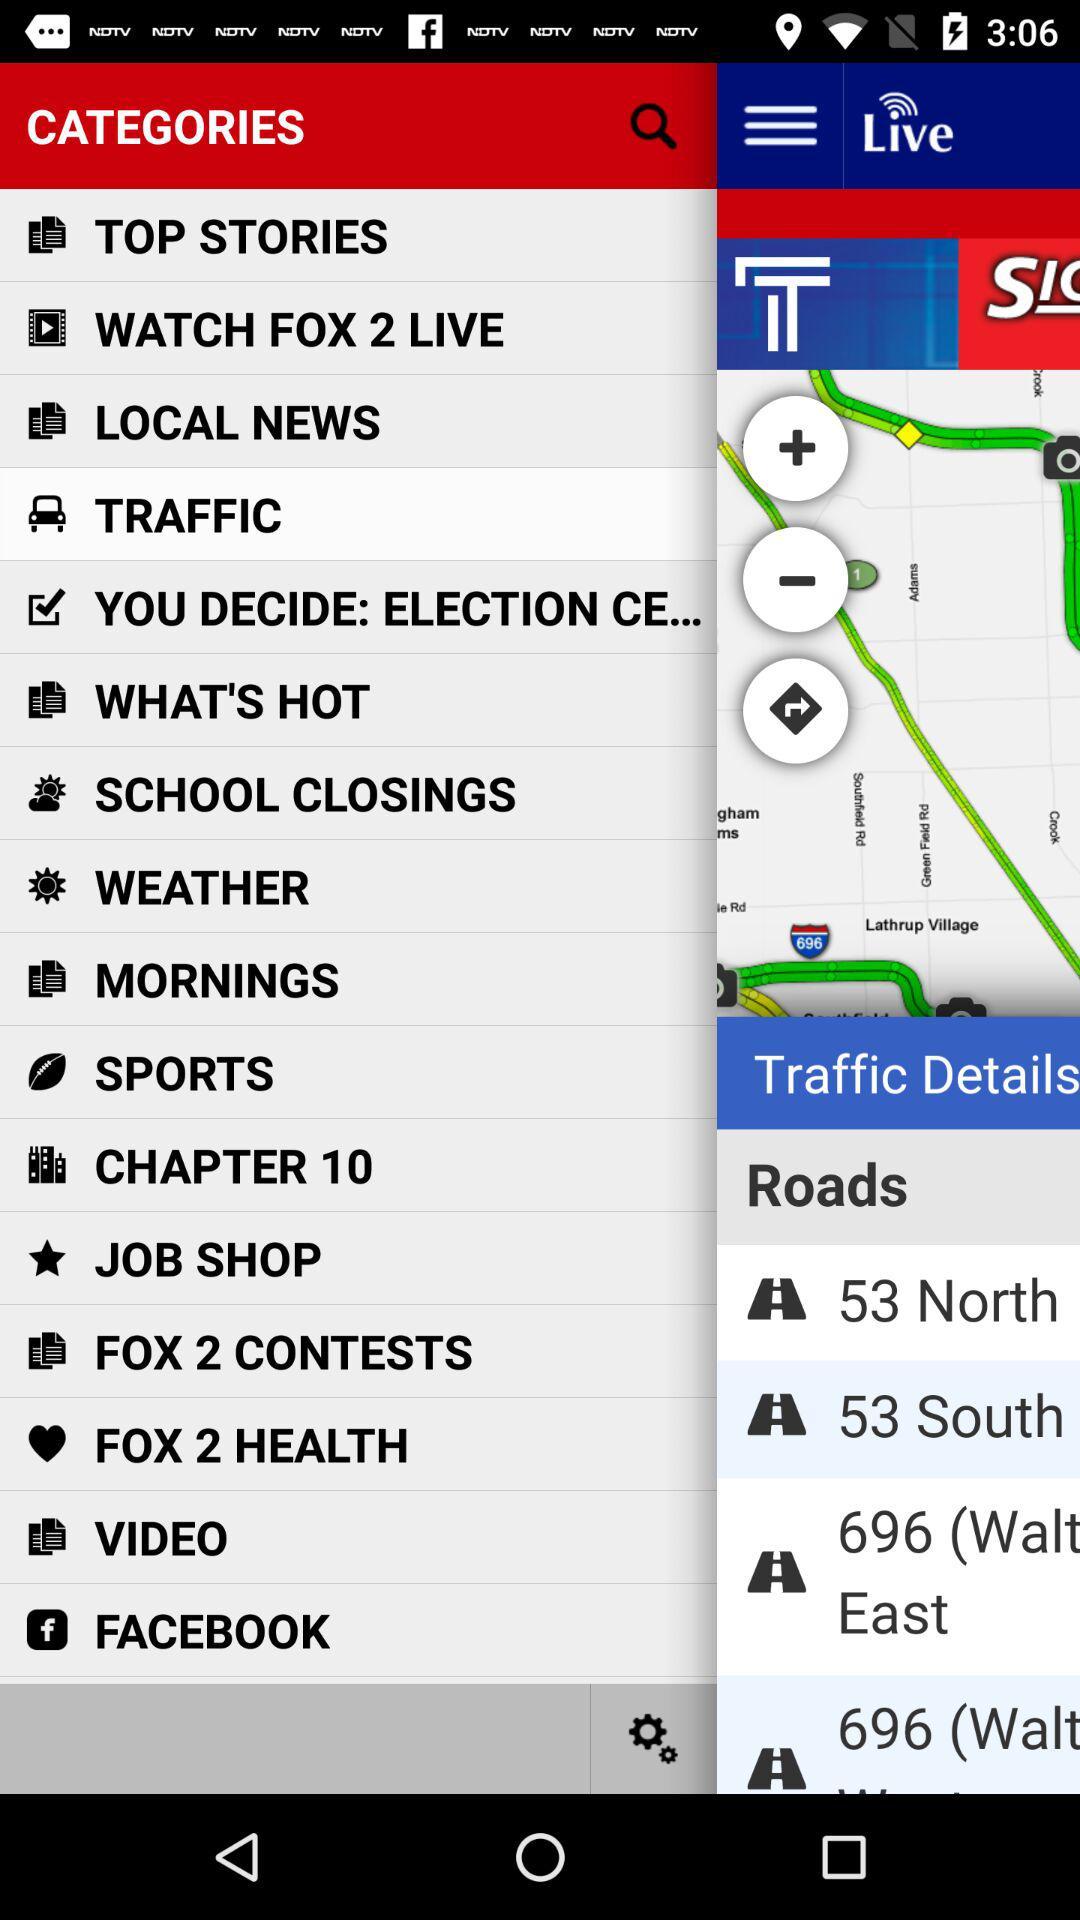 The height and width of the screenshot is (1920, 1080). What do you see at coordinates (45, 979) in the screenshot?
I see `left of morning` at bounding box center [45, 979].